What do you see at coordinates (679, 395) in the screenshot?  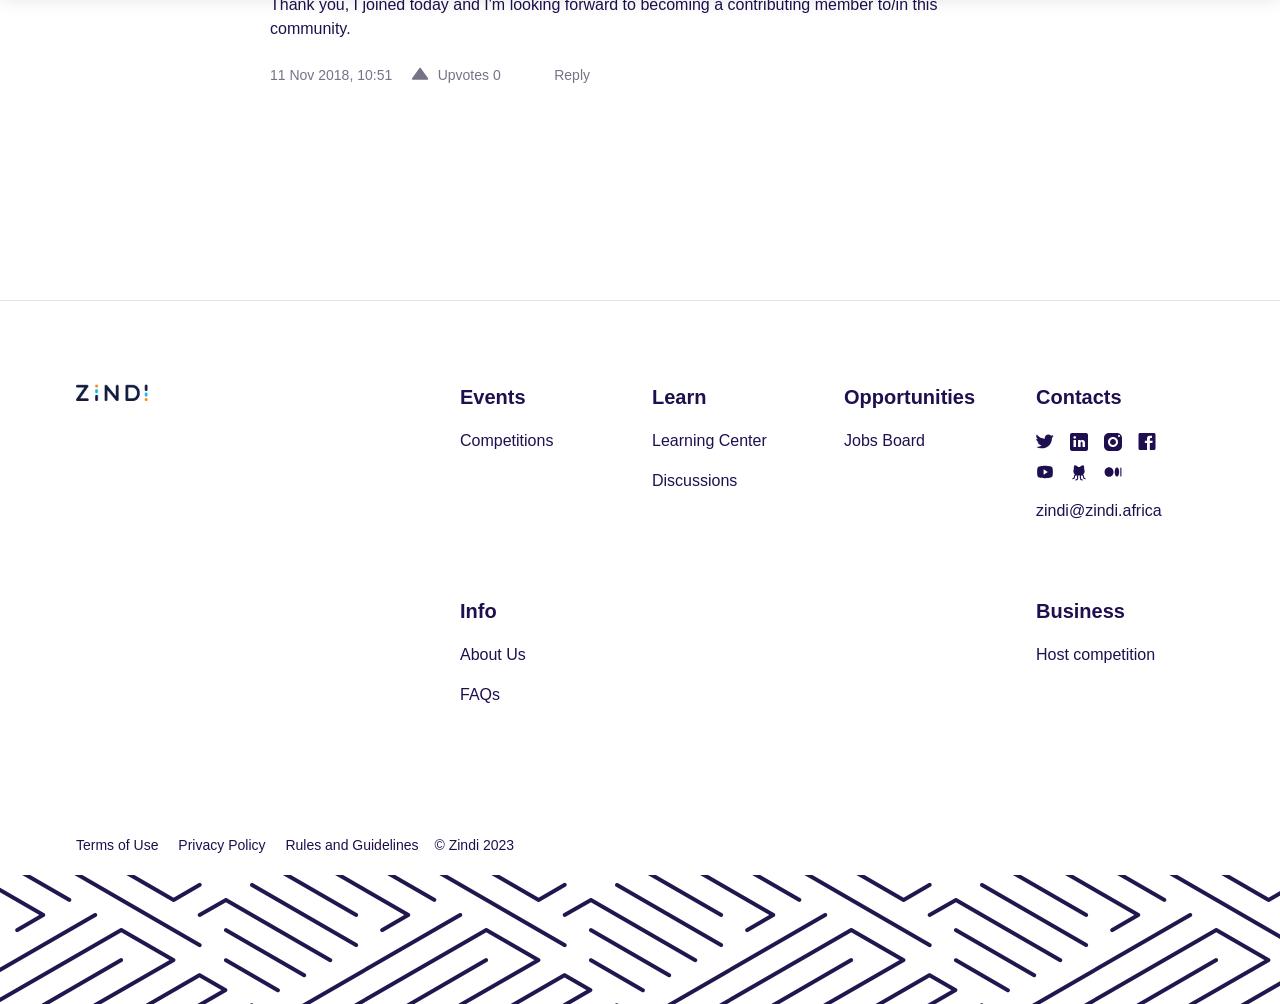 I see `'Learn'` at bounding box center [679, 395].